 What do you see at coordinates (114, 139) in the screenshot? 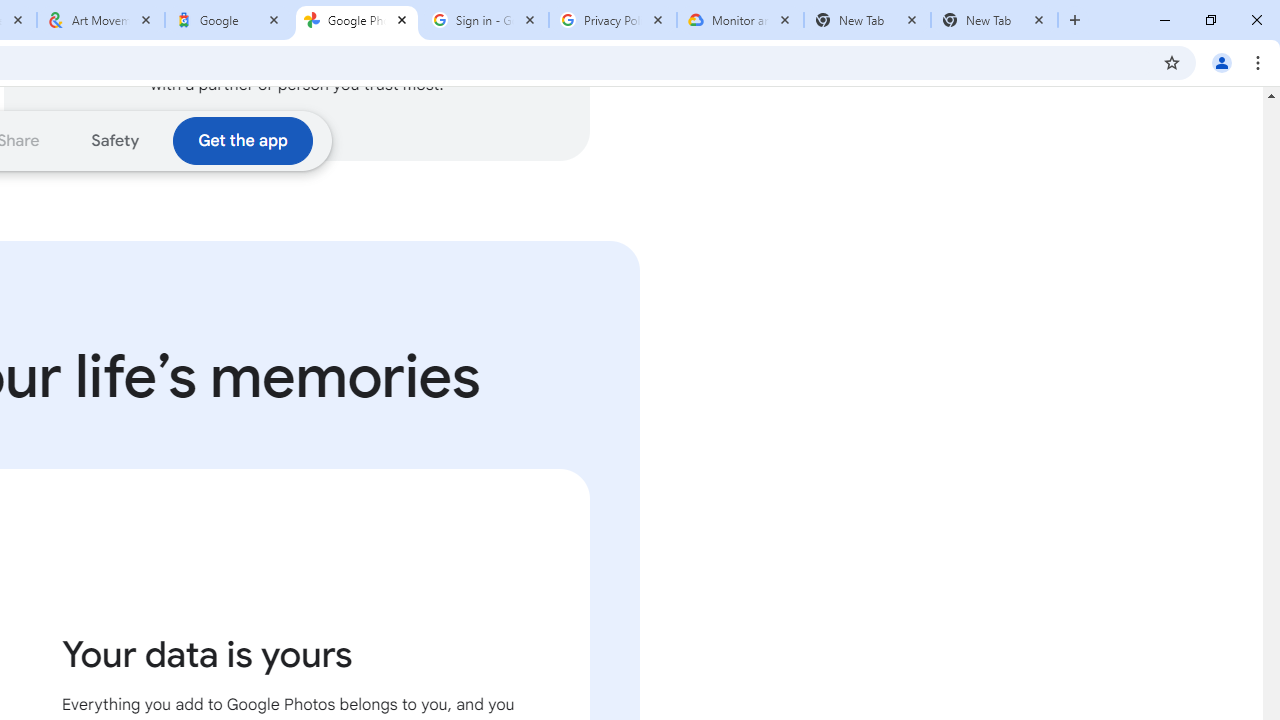
I see `'Go to section: Safety'` at bounding box center [114, 139].